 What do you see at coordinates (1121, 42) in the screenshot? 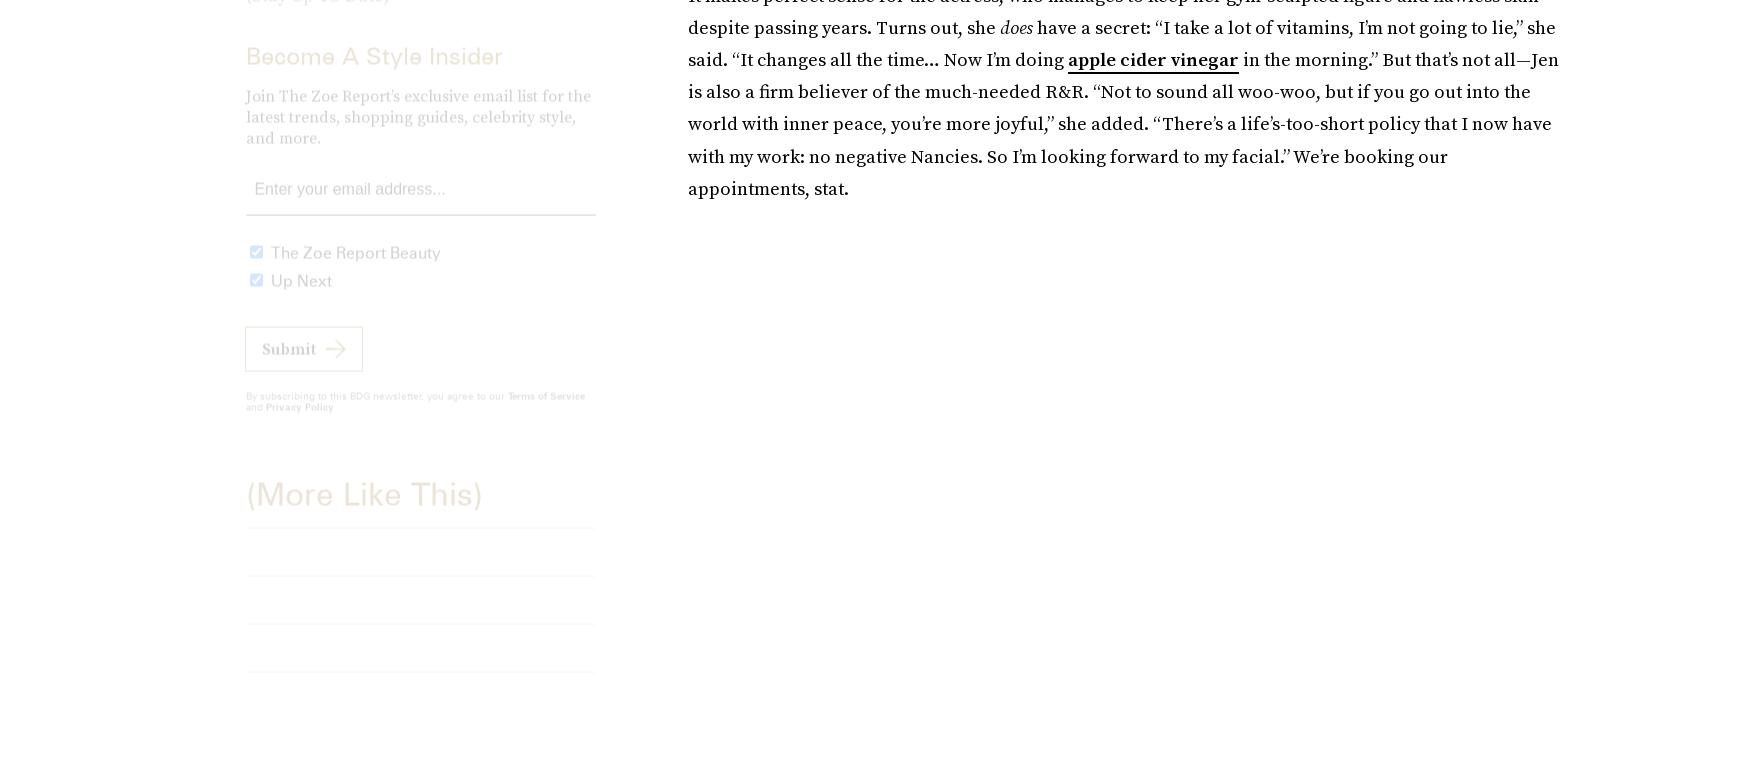
I see `'have a secret: “I take a lot of vitamins, I’m not going to lie,” she said. “It changes all the time… Now I’m doing'` at bounding box center [1121, 42].